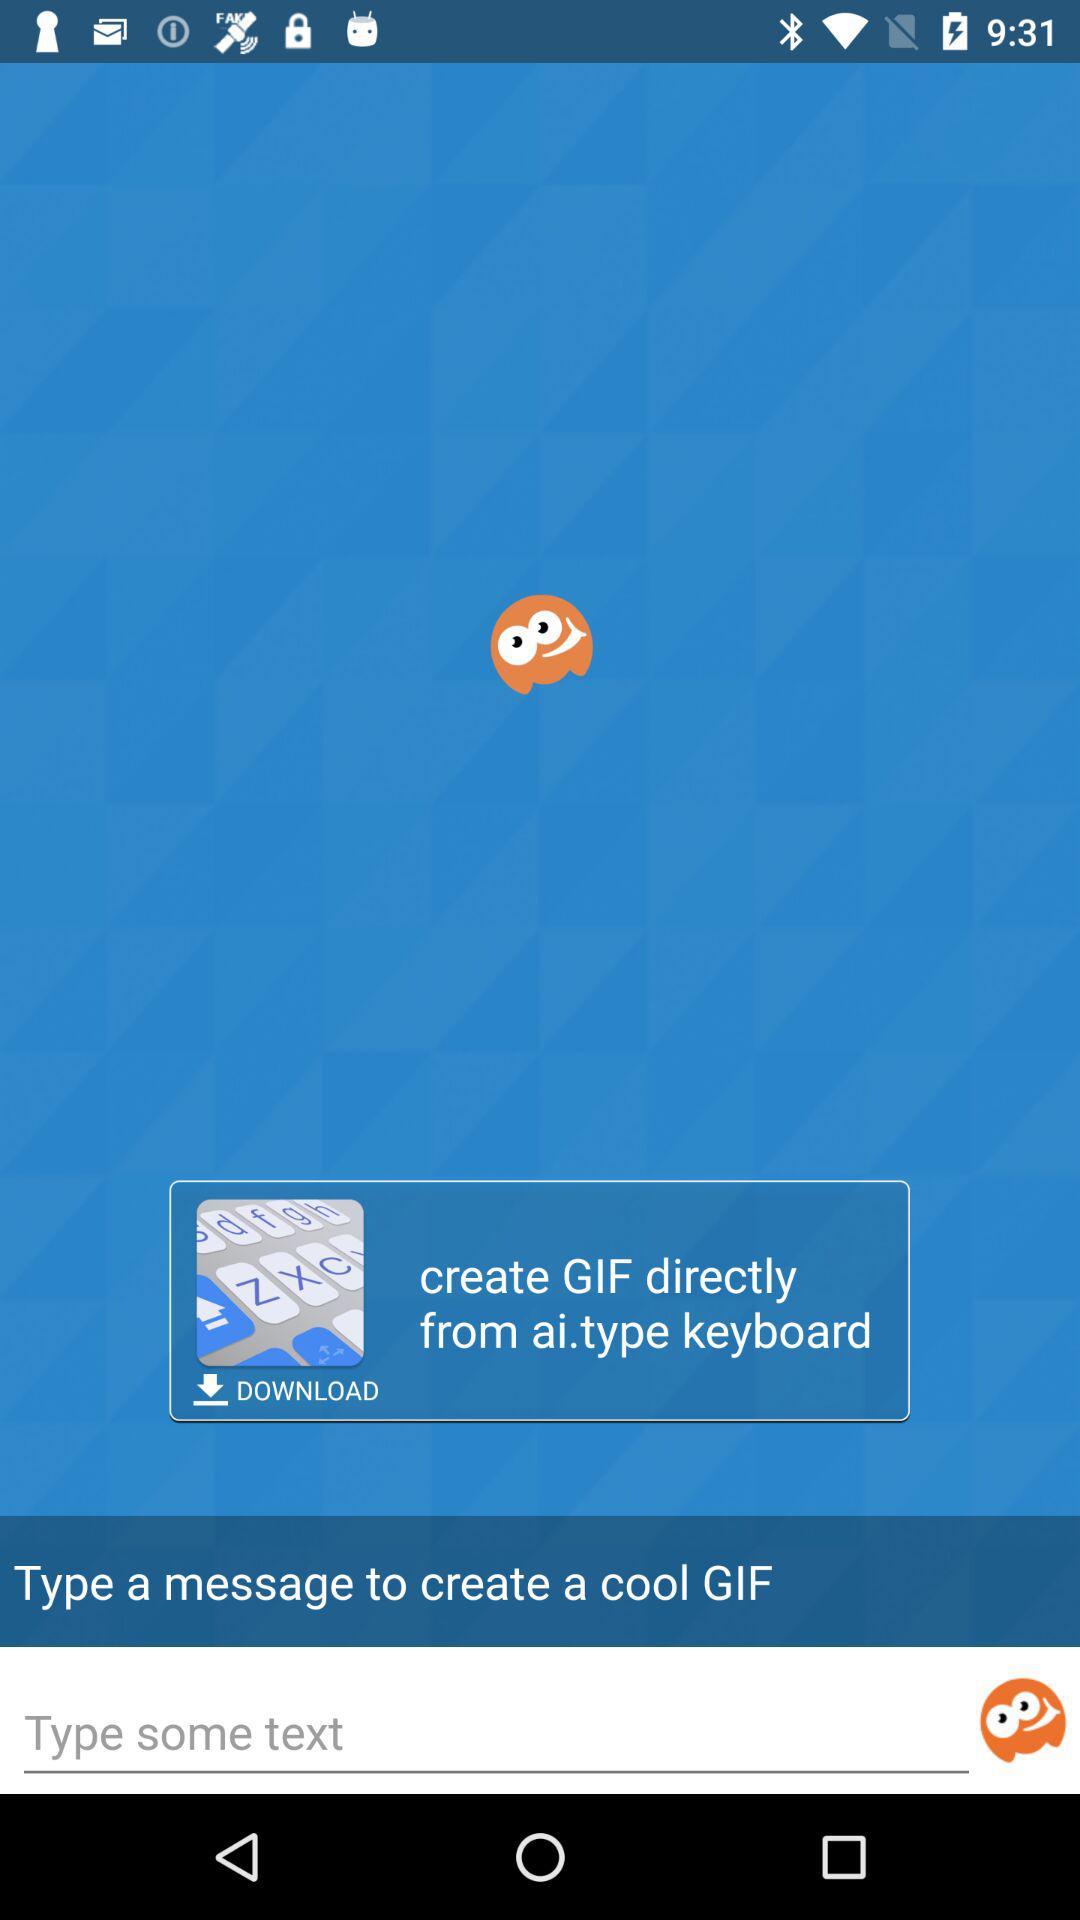 The width and height of the screenshot is (1080, 1920). What do you see at coordinates (1022, 1719) in the screenshot?
I see `the emoji icon` at bounding box center [1022, 1719].